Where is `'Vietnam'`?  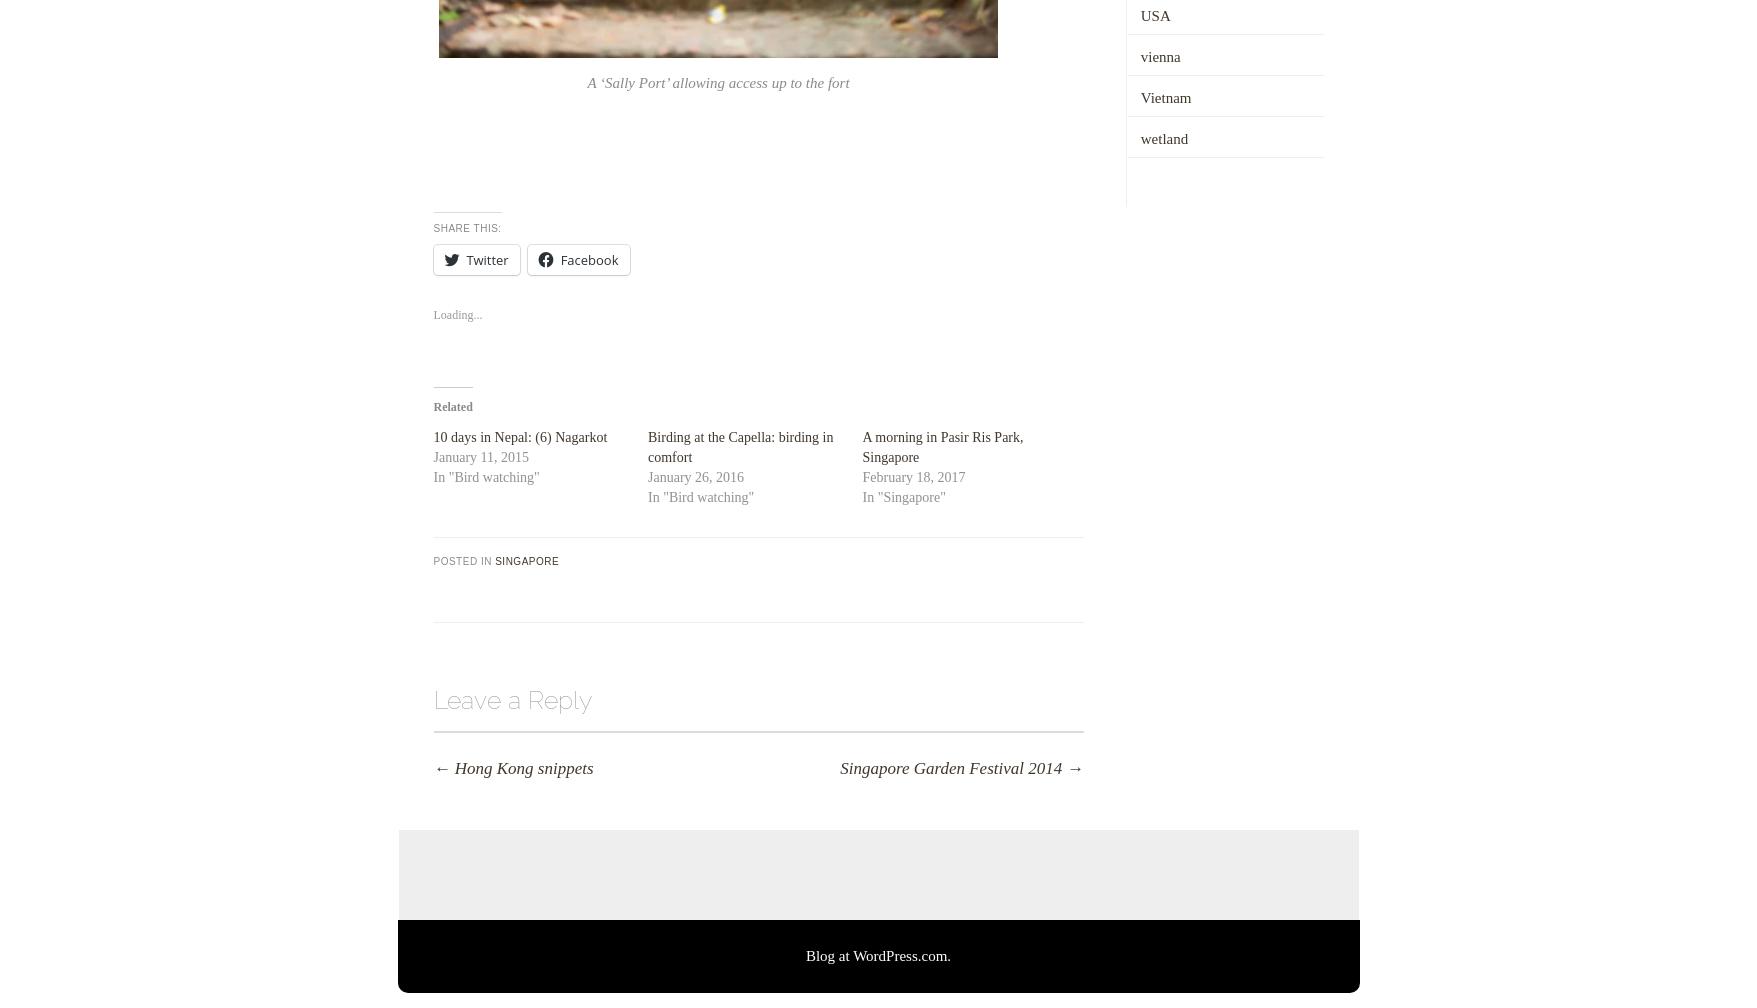 'Vietnam' is located at coordinates (1164, 96).